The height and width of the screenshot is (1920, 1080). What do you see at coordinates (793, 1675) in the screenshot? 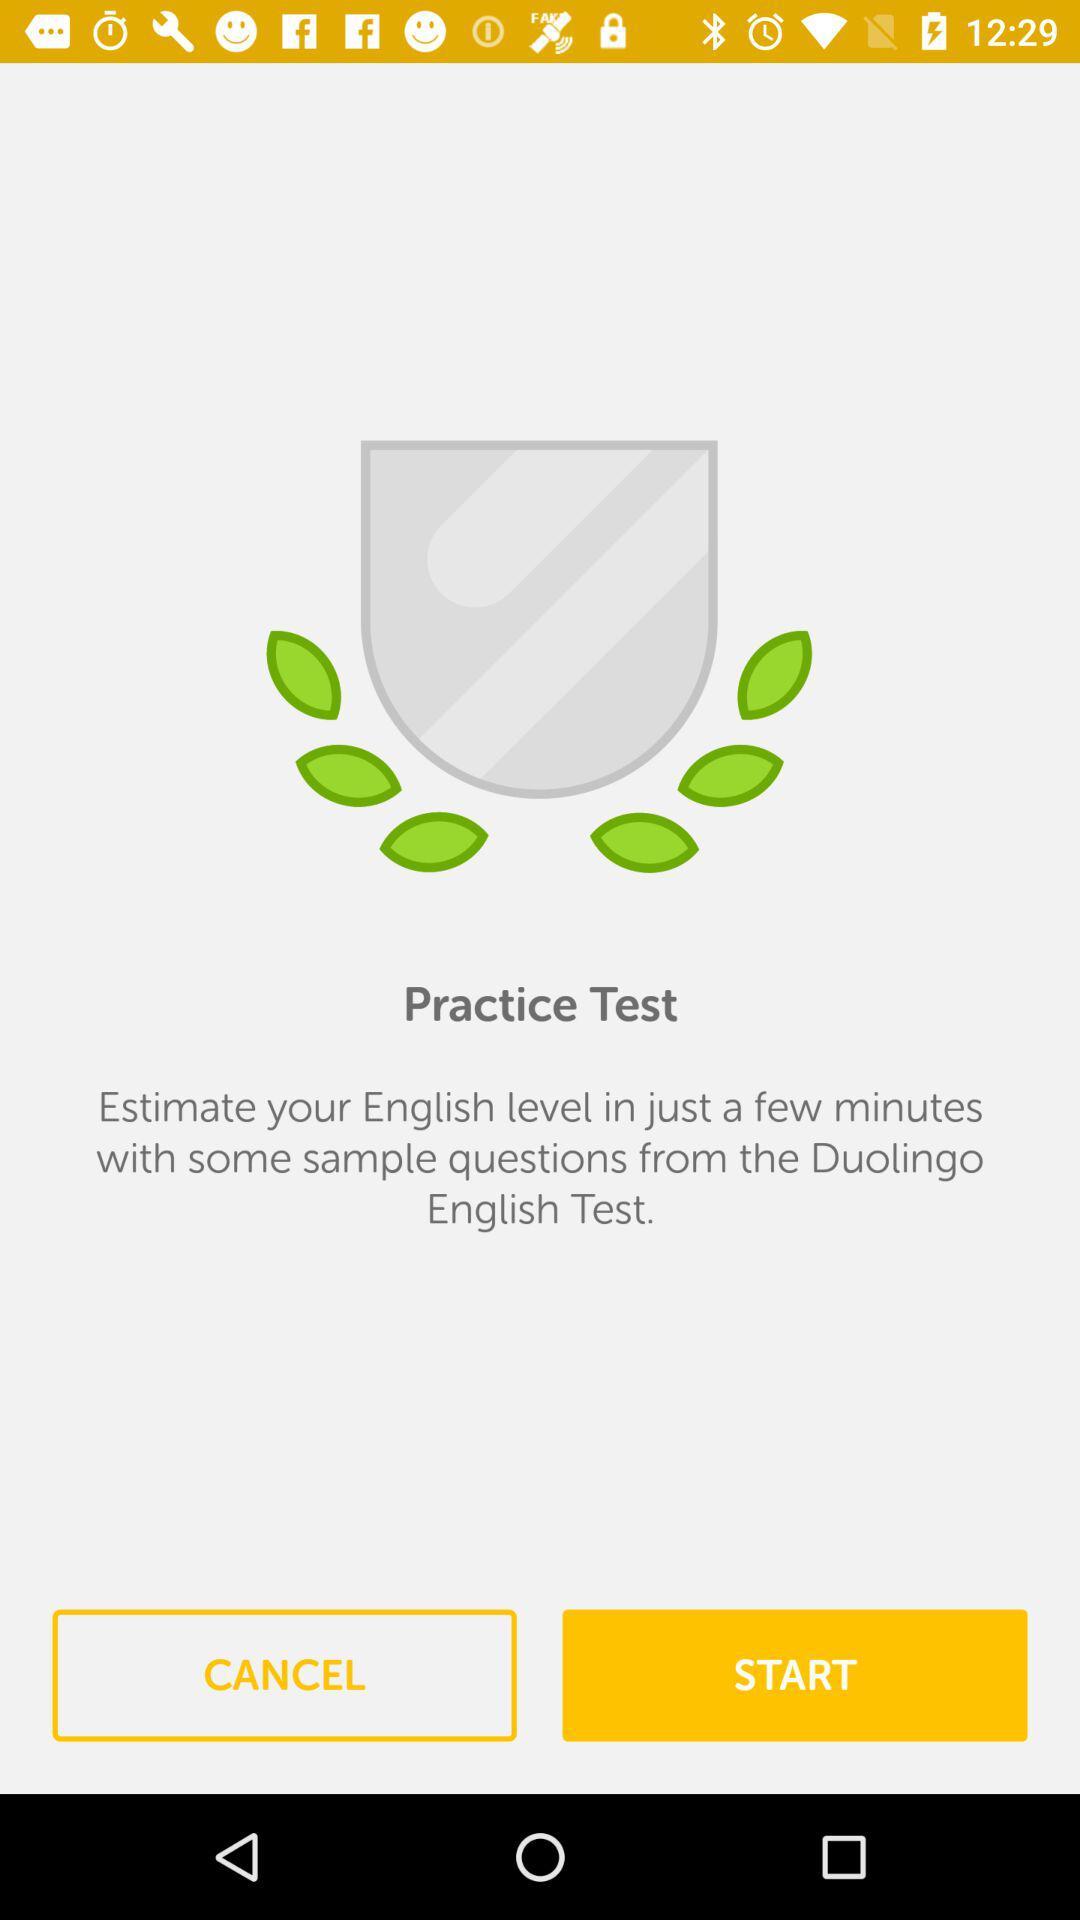
I see `icon next to the cancel item` at bounding box center [793, 1675].